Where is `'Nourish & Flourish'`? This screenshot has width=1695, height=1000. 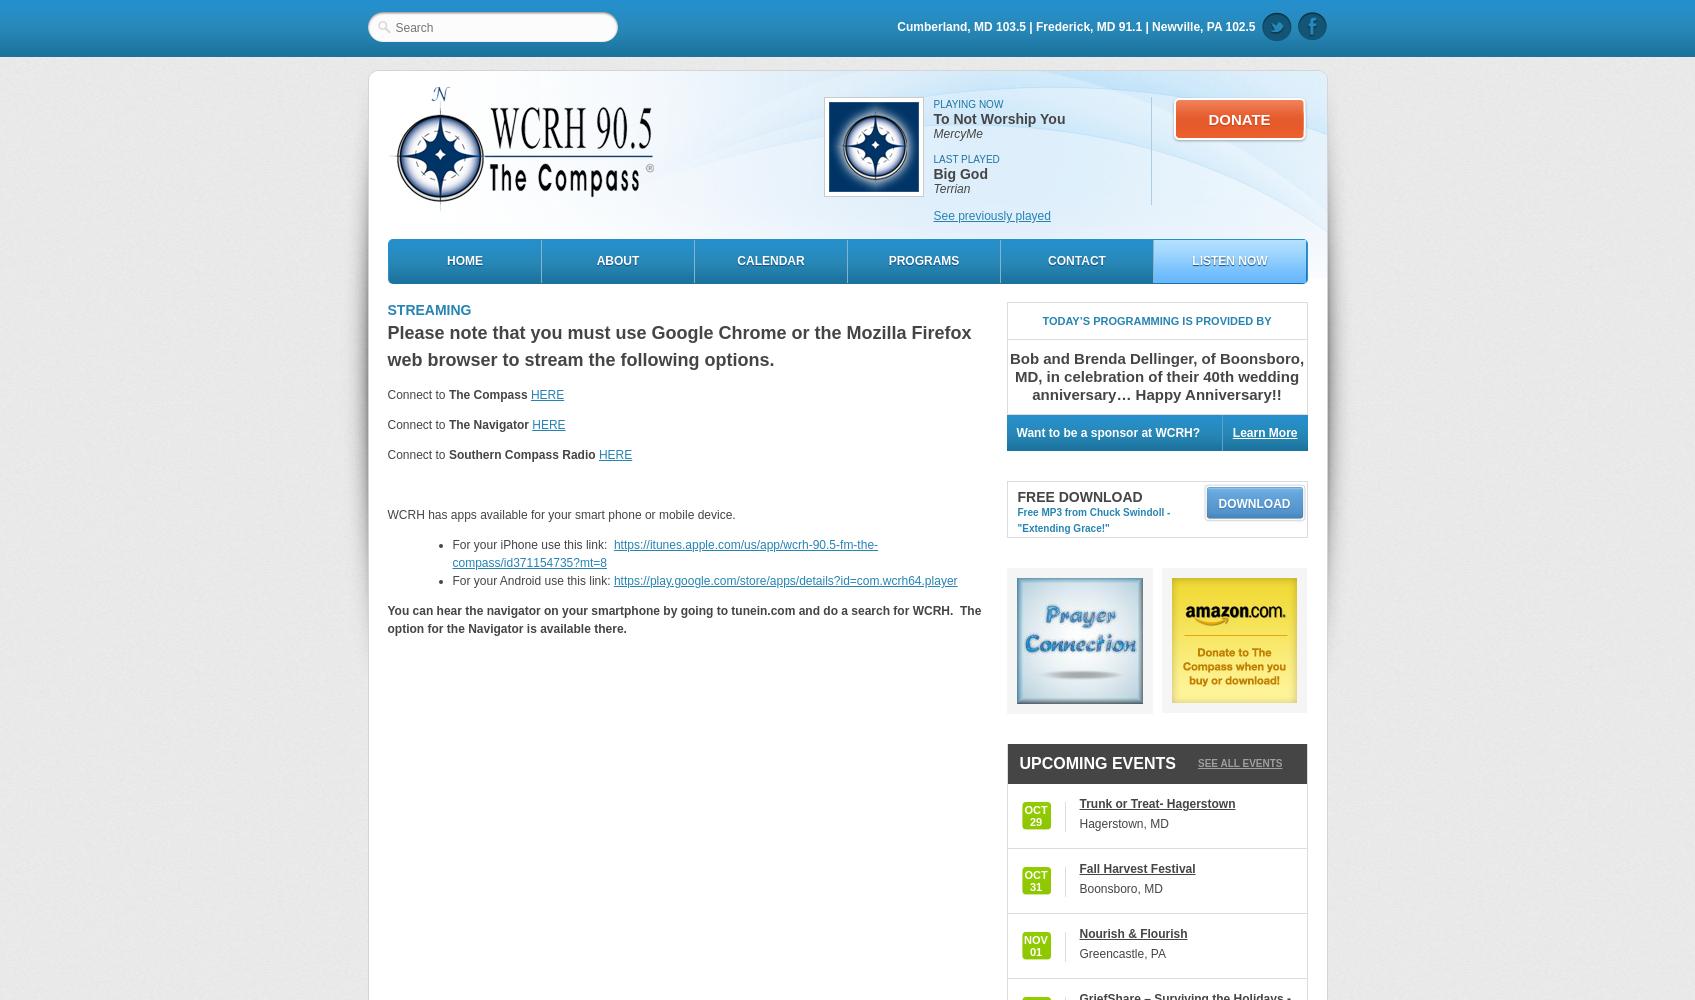 'Nourish & Flourish' is located at coordinates (1131, 934).